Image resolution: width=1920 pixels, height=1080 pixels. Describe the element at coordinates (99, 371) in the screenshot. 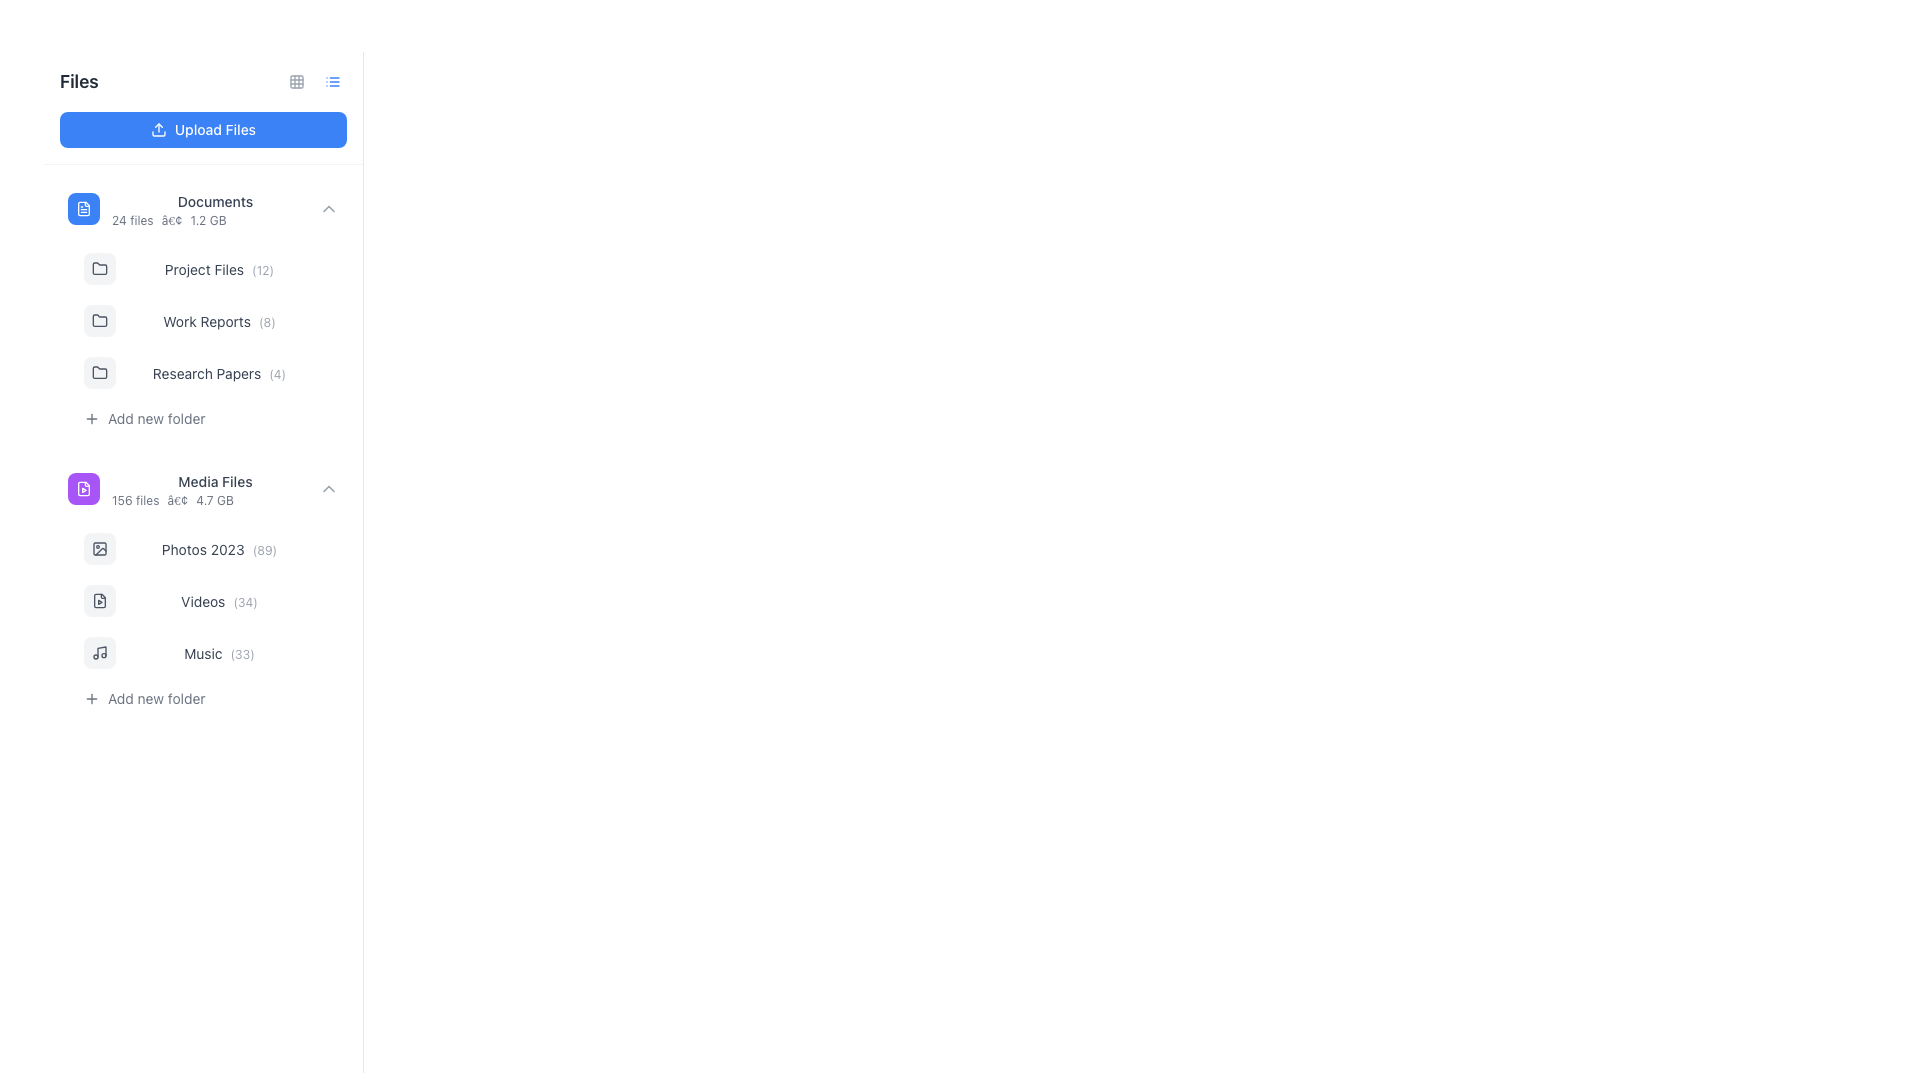

I see `the folder icon associated with the 'Research Papers (4)' entry in the 'Documents' section of the sidebar list for visual understanding` at that location.